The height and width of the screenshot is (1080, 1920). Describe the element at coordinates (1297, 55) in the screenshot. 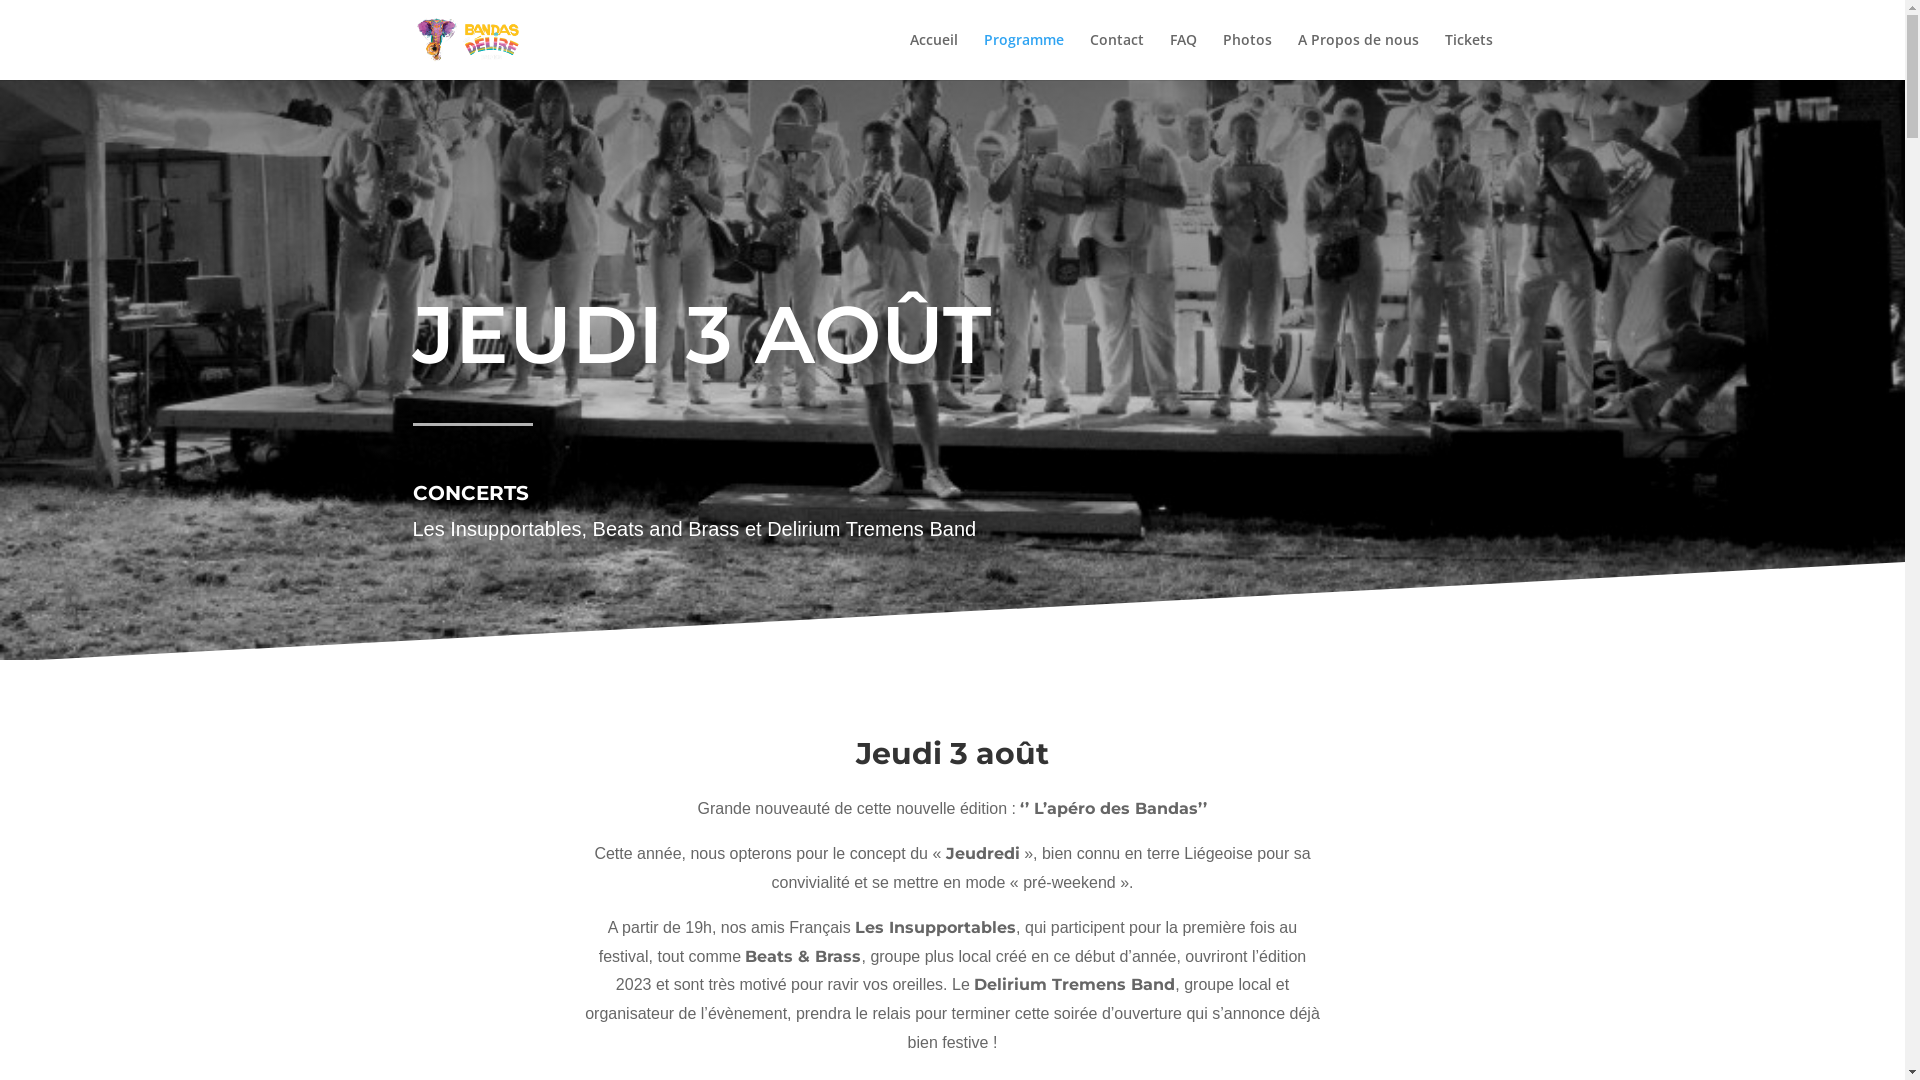

I see `'A Propos de nous'` at that location.